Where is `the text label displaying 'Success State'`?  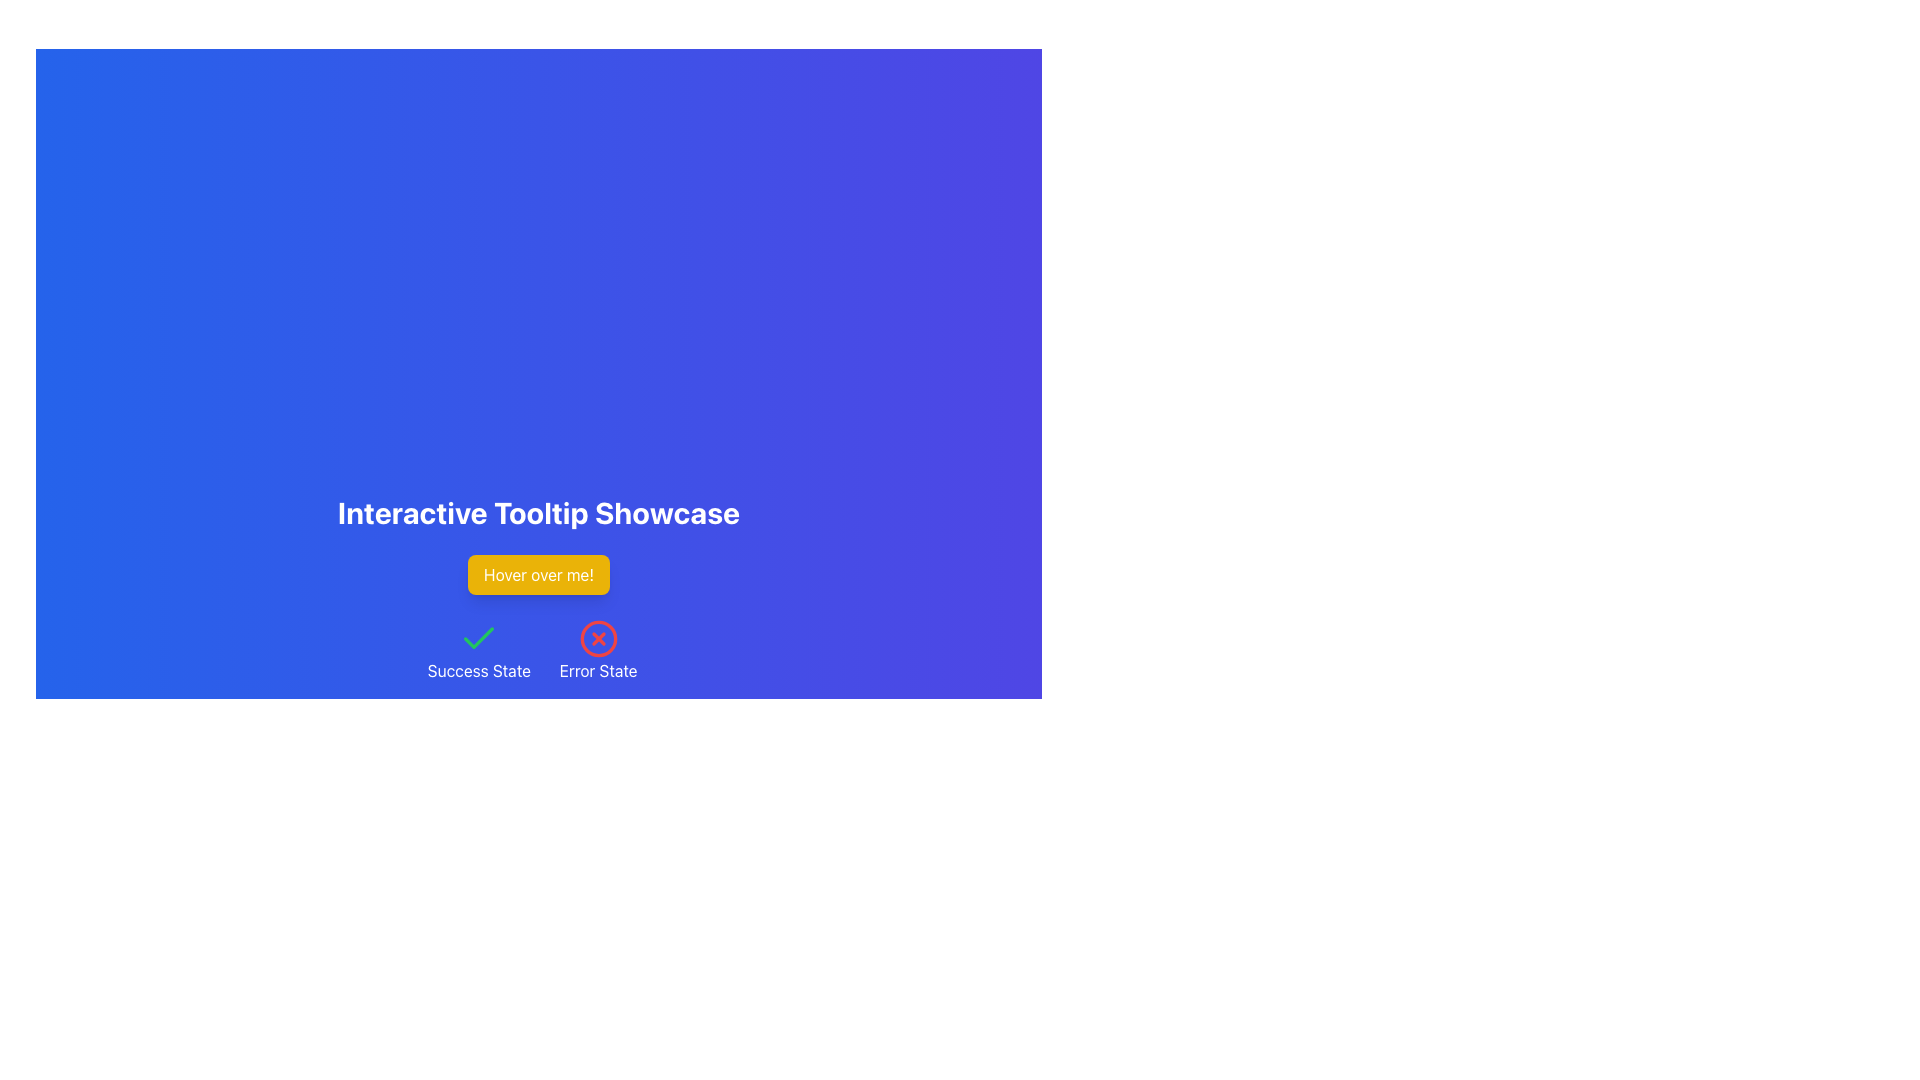 the text label displaying 'Success State' is located at coordinates (478, 671).